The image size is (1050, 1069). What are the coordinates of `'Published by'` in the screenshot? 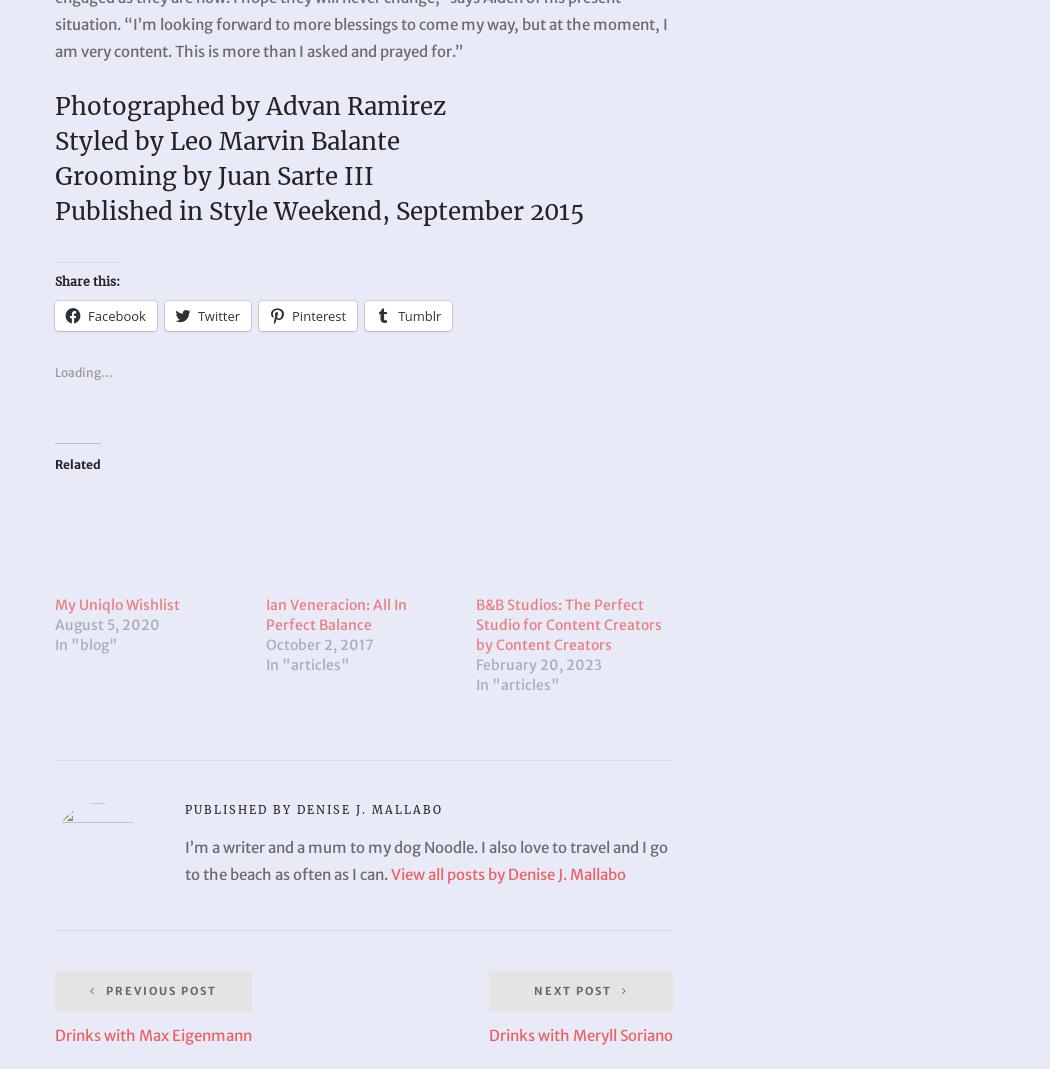 It's located at (240, 809).